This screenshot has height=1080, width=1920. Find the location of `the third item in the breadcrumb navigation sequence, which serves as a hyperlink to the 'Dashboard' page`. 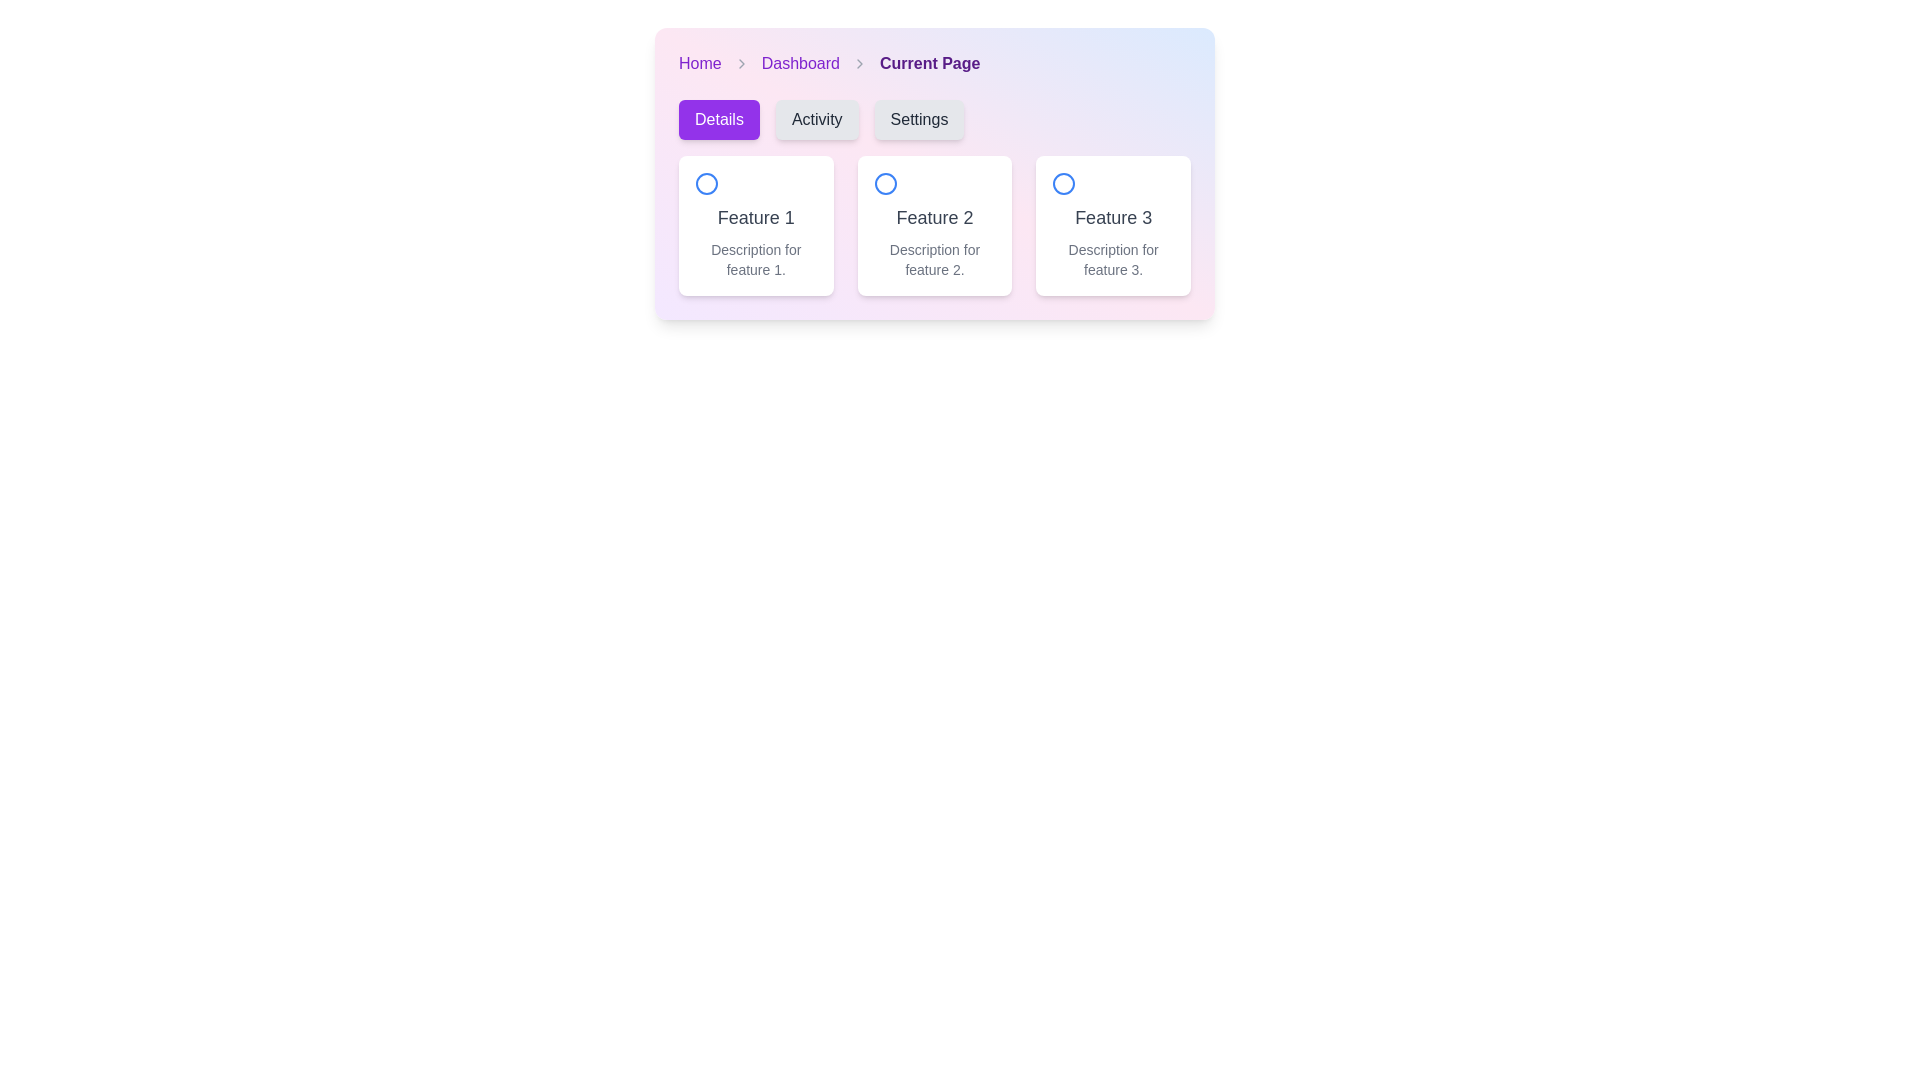

the third item in the breadcrumb navigation sequence, which serves as a hyperlink to the 'Dashboard' page is located at coordinates (800, 63).